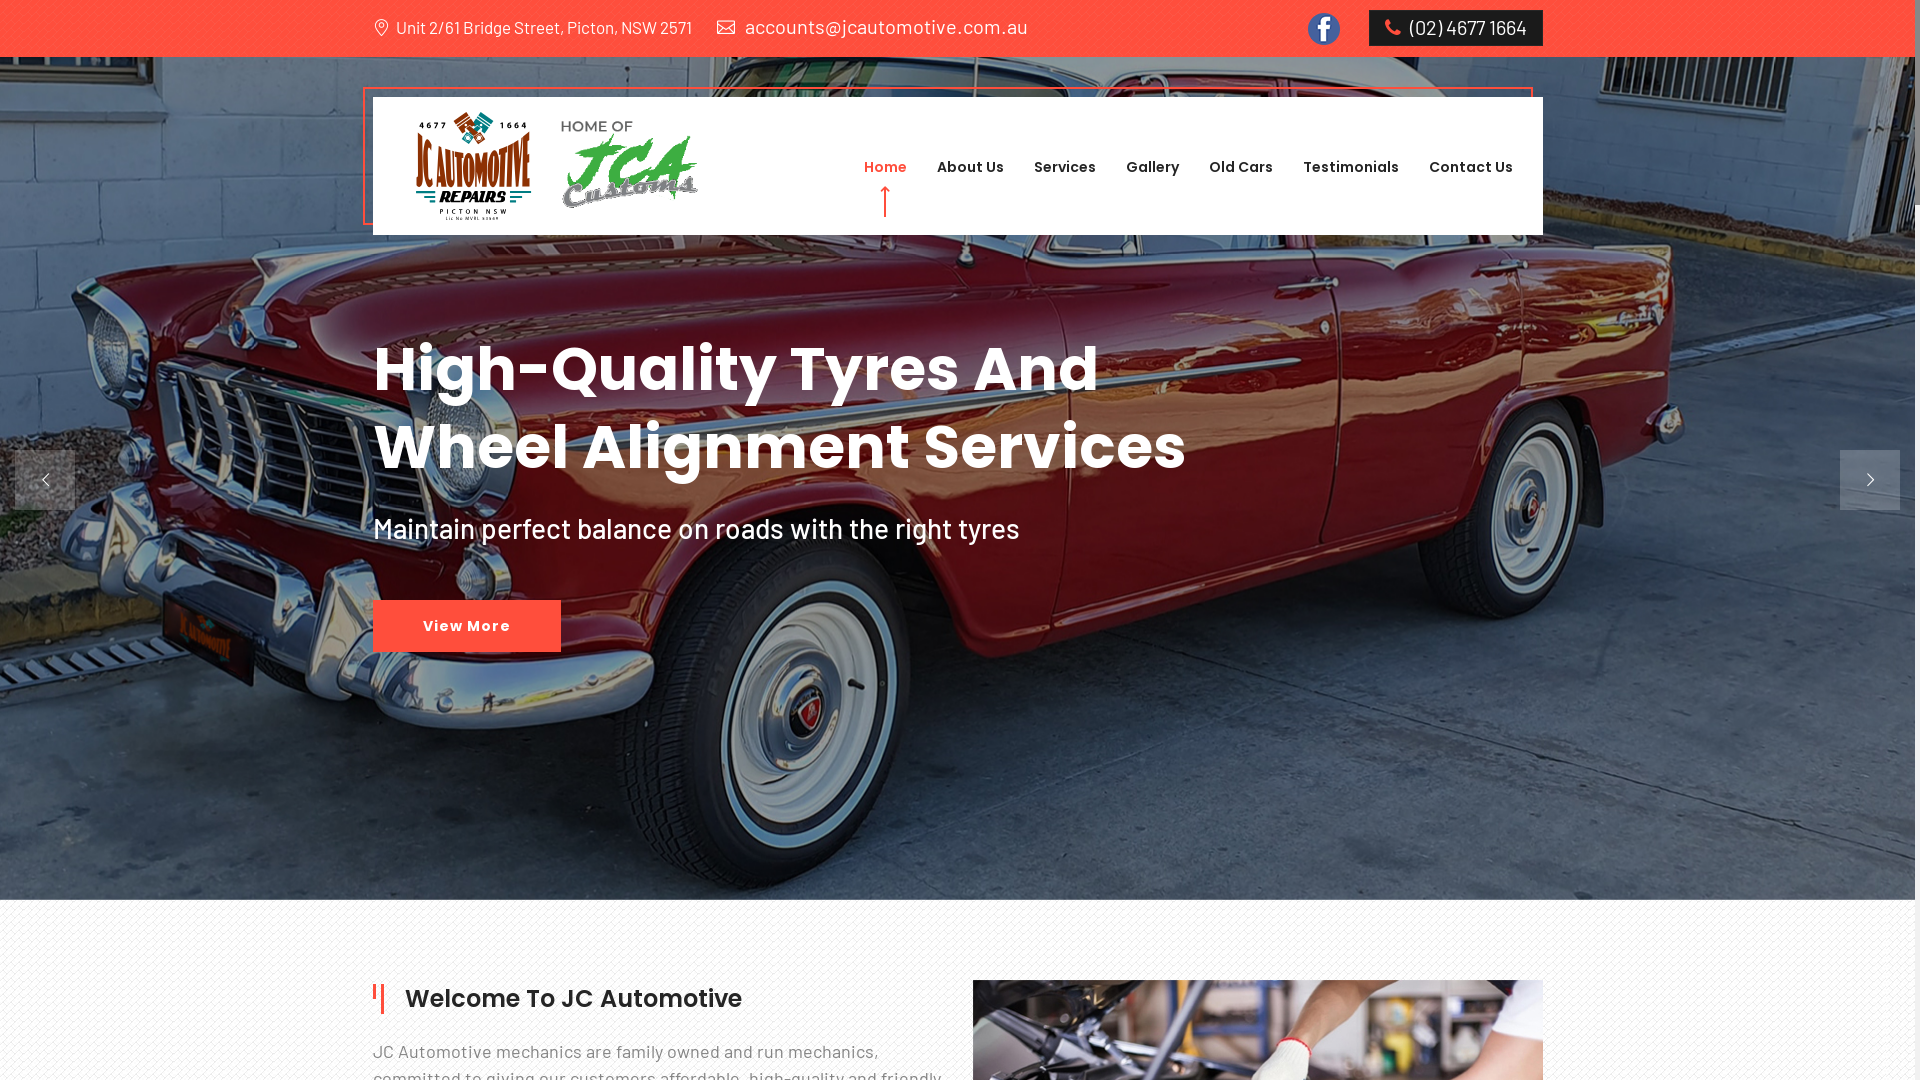 Image resolution: width=1920 pixels, height=1080 pixels. What do you see at coordinates (1238, 165) in the screenshot?
I see `'Old Cars'` at bounding box center [1238, 165].